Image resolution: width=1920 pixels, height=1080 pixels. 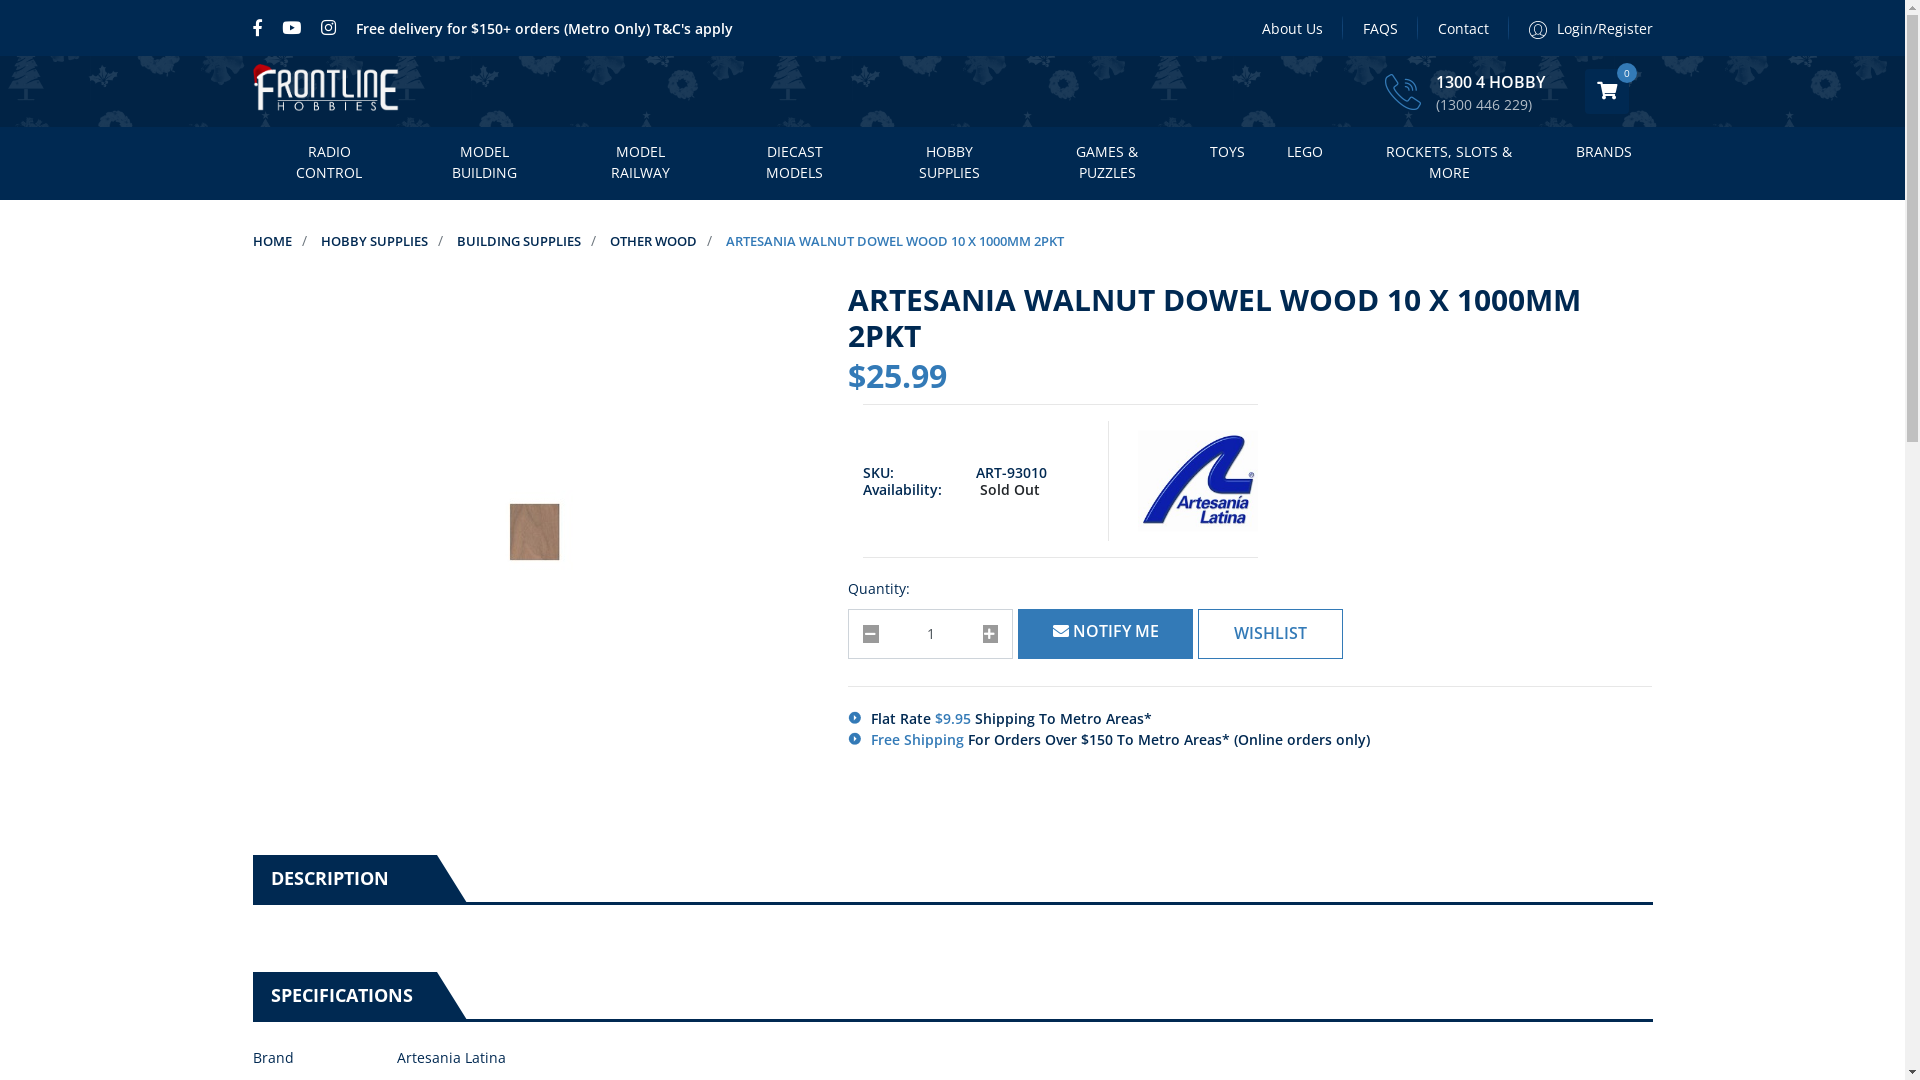 I want to click on 'Frontline Hobbies on Youtube', so click(x=290, y=27).